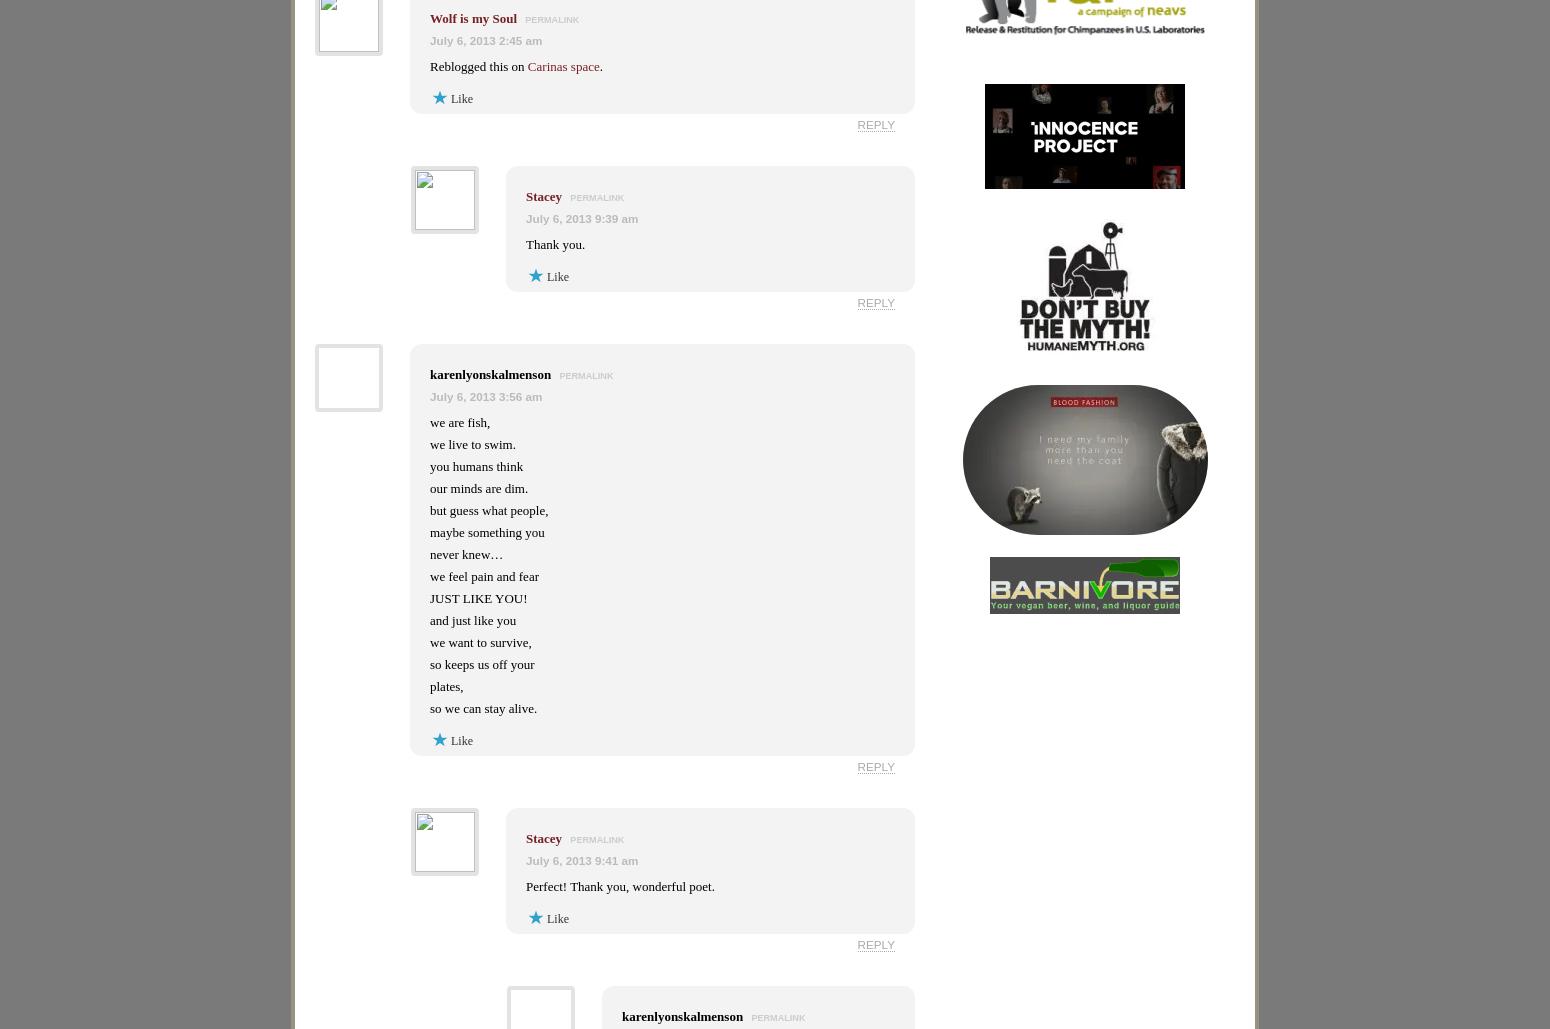 The image size is (1550, 1029). I want to click on 'but guess what people,', so click(488, 510).